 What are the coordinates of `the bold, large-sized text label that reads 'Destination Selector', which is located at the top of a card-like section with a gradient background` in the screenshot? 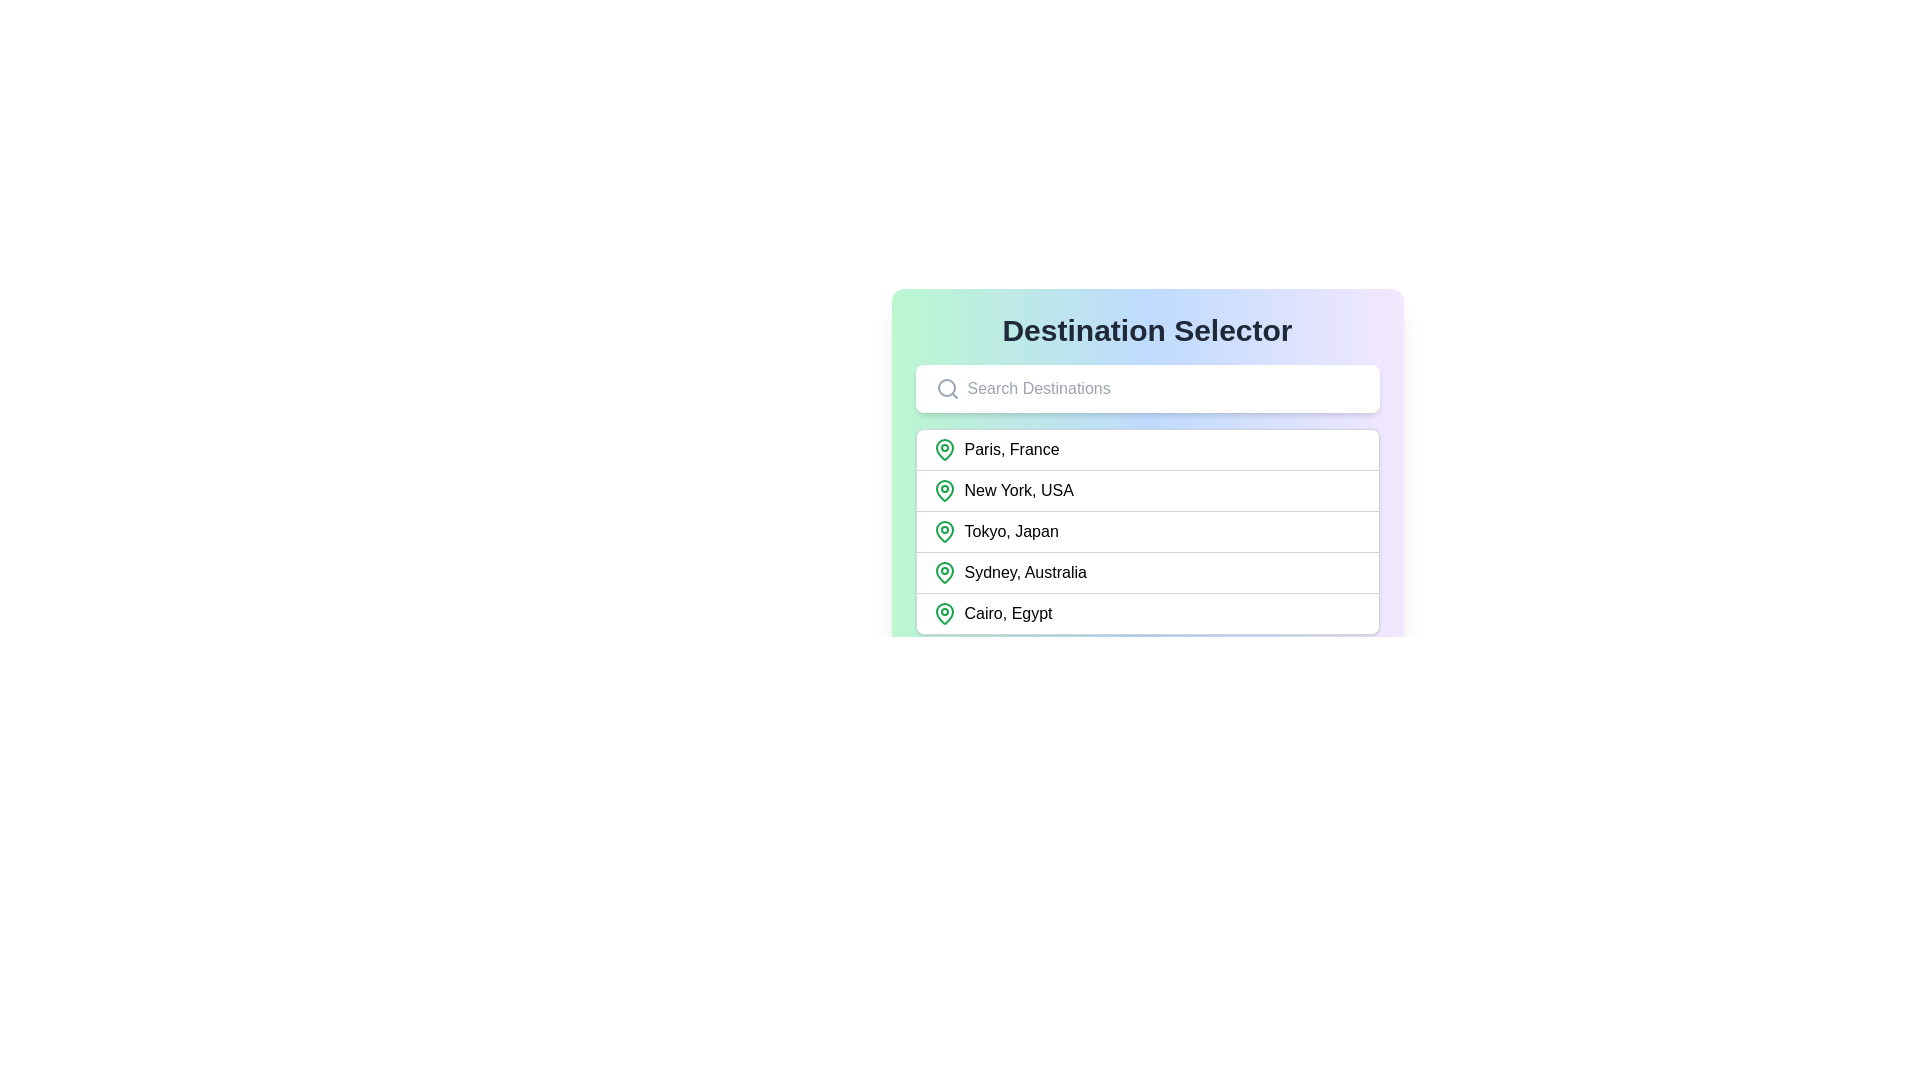 It's located at (1147, 330).